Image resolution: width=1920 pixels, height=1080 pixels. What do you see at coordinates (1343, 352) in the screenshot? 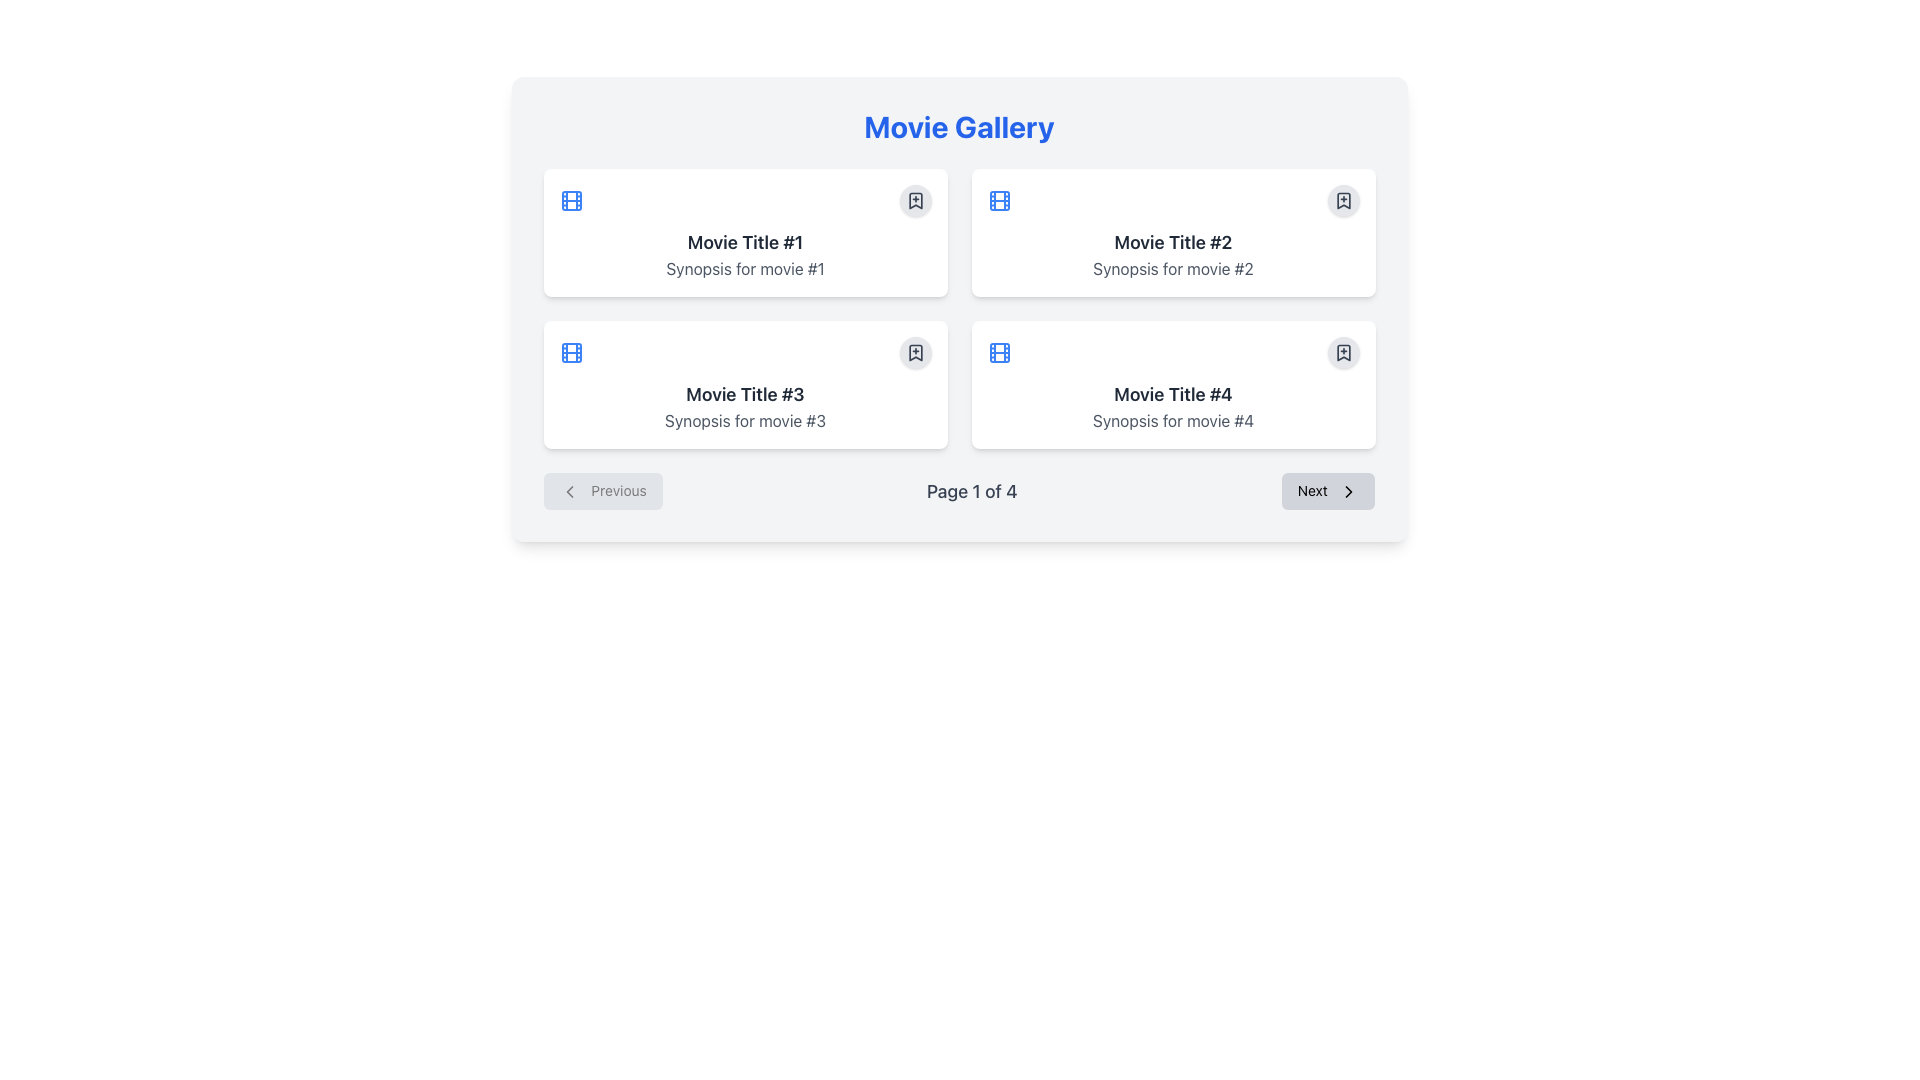
I see `the bookmark icon button with a plus sign overlay, located in the lower-right corner of the card for 'Movie Title #4' in the movie gallery` at bounding box center [1343, 352].